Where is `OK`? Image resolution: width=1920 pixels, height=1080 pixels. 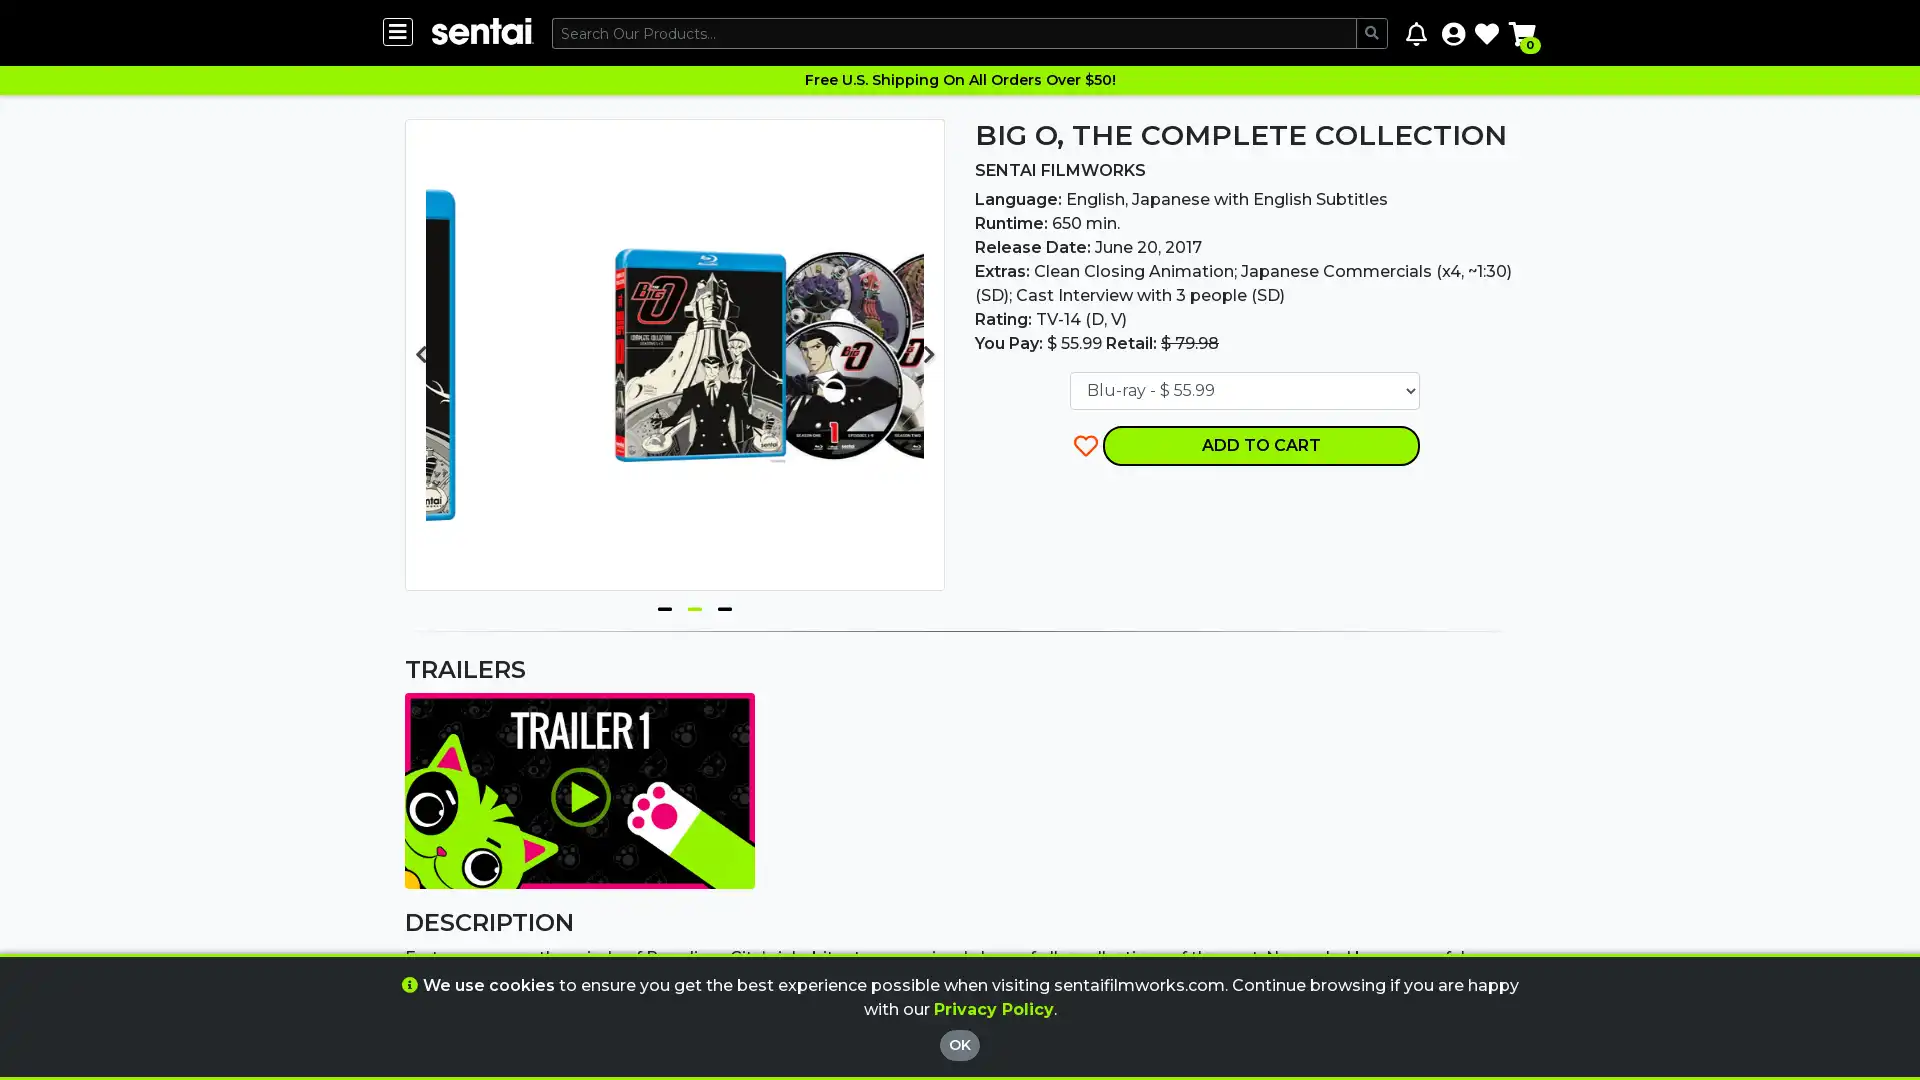 OK is located at coordinates (960, 1044).